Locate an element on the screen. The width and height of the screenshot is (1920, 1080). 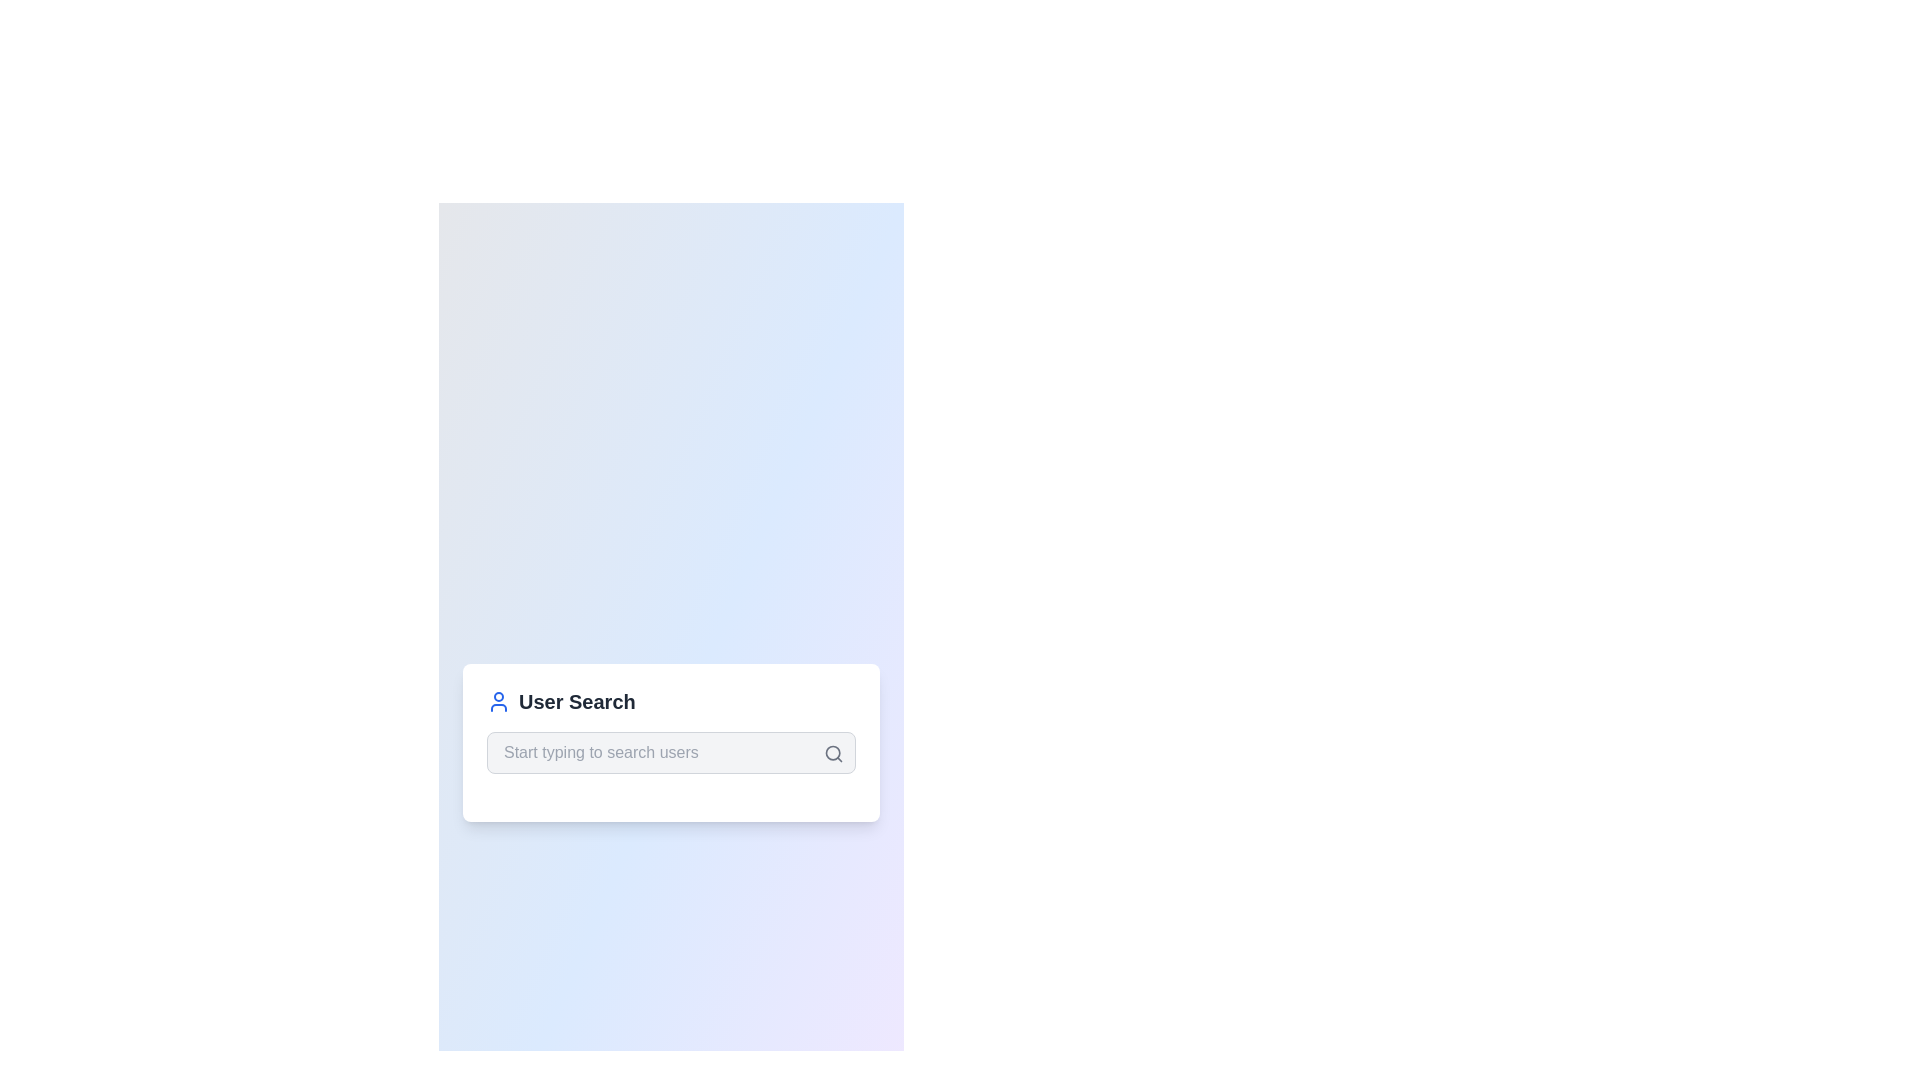
the light gray text input field with rounded corners, which contains the placeholder text 'Start typing to search users' is located at coordinates (671, 752).